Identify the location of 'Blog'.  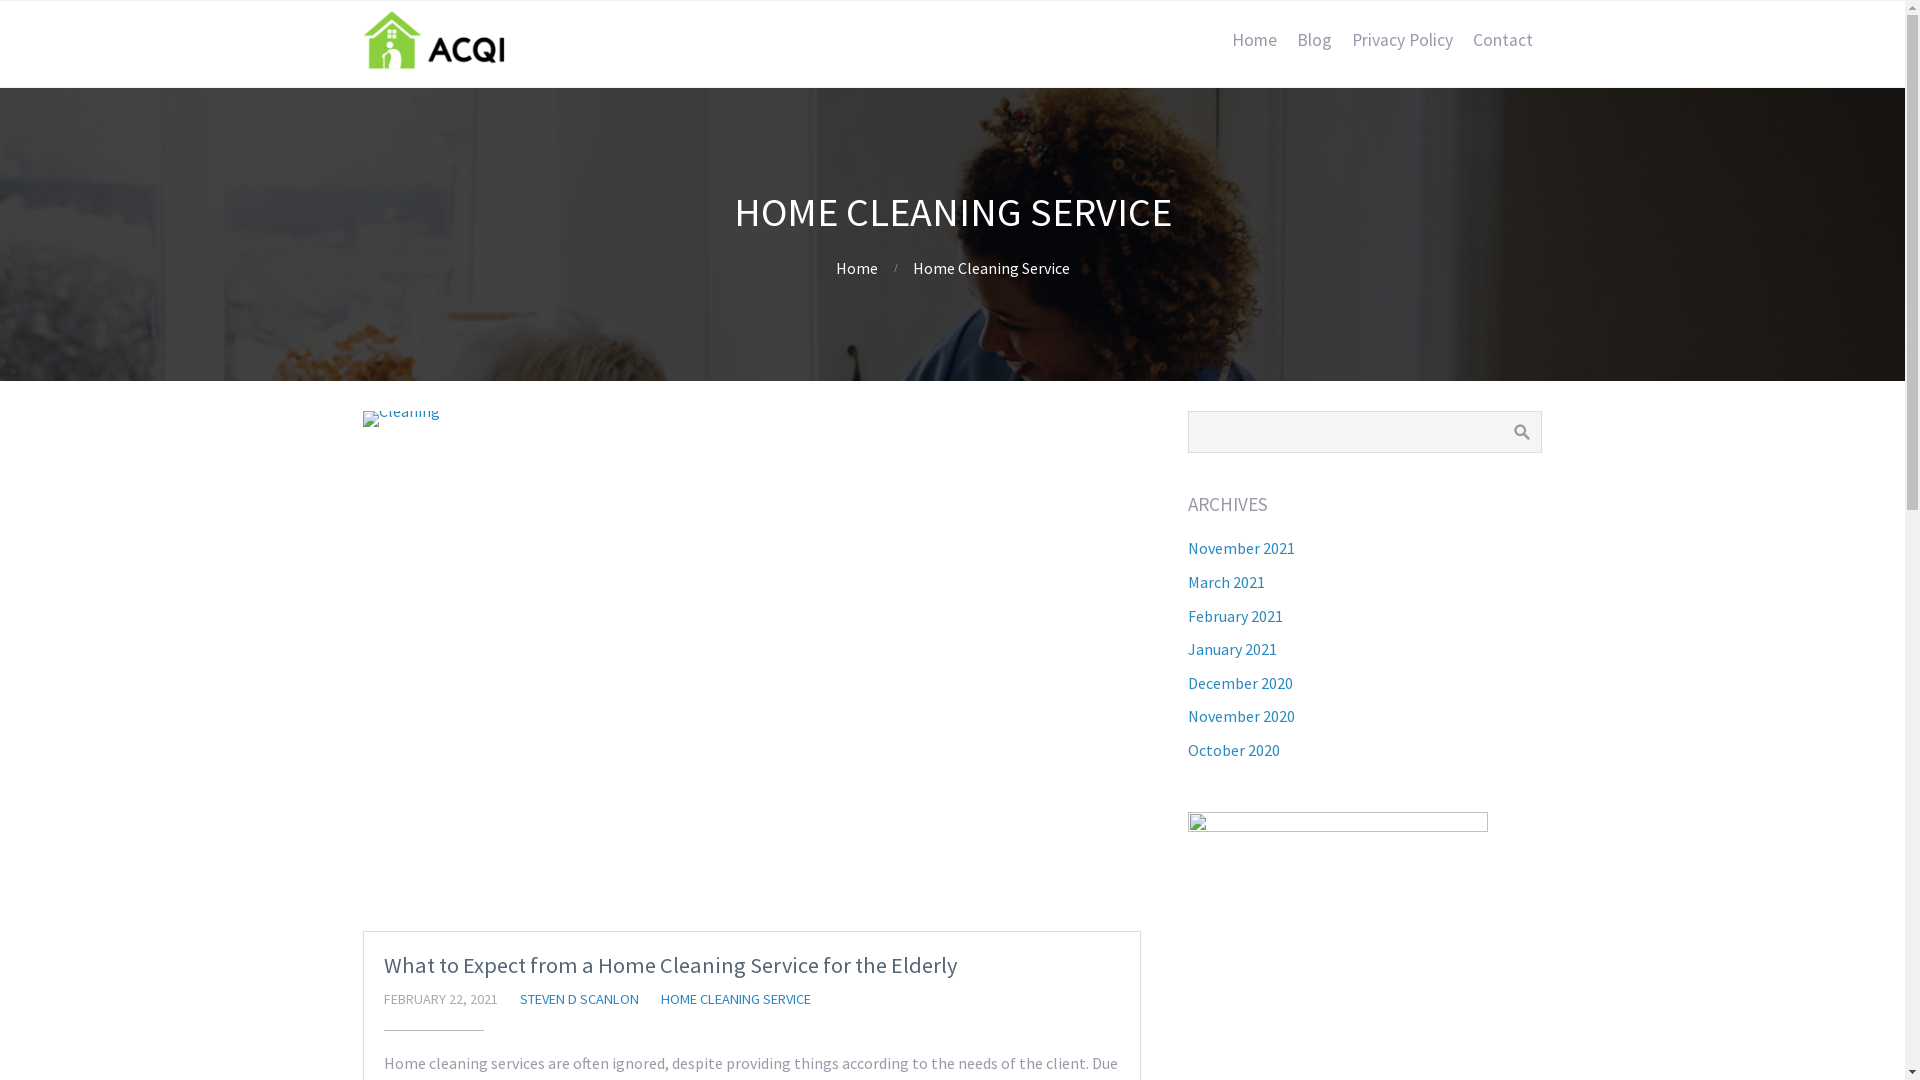
(1286, 39).